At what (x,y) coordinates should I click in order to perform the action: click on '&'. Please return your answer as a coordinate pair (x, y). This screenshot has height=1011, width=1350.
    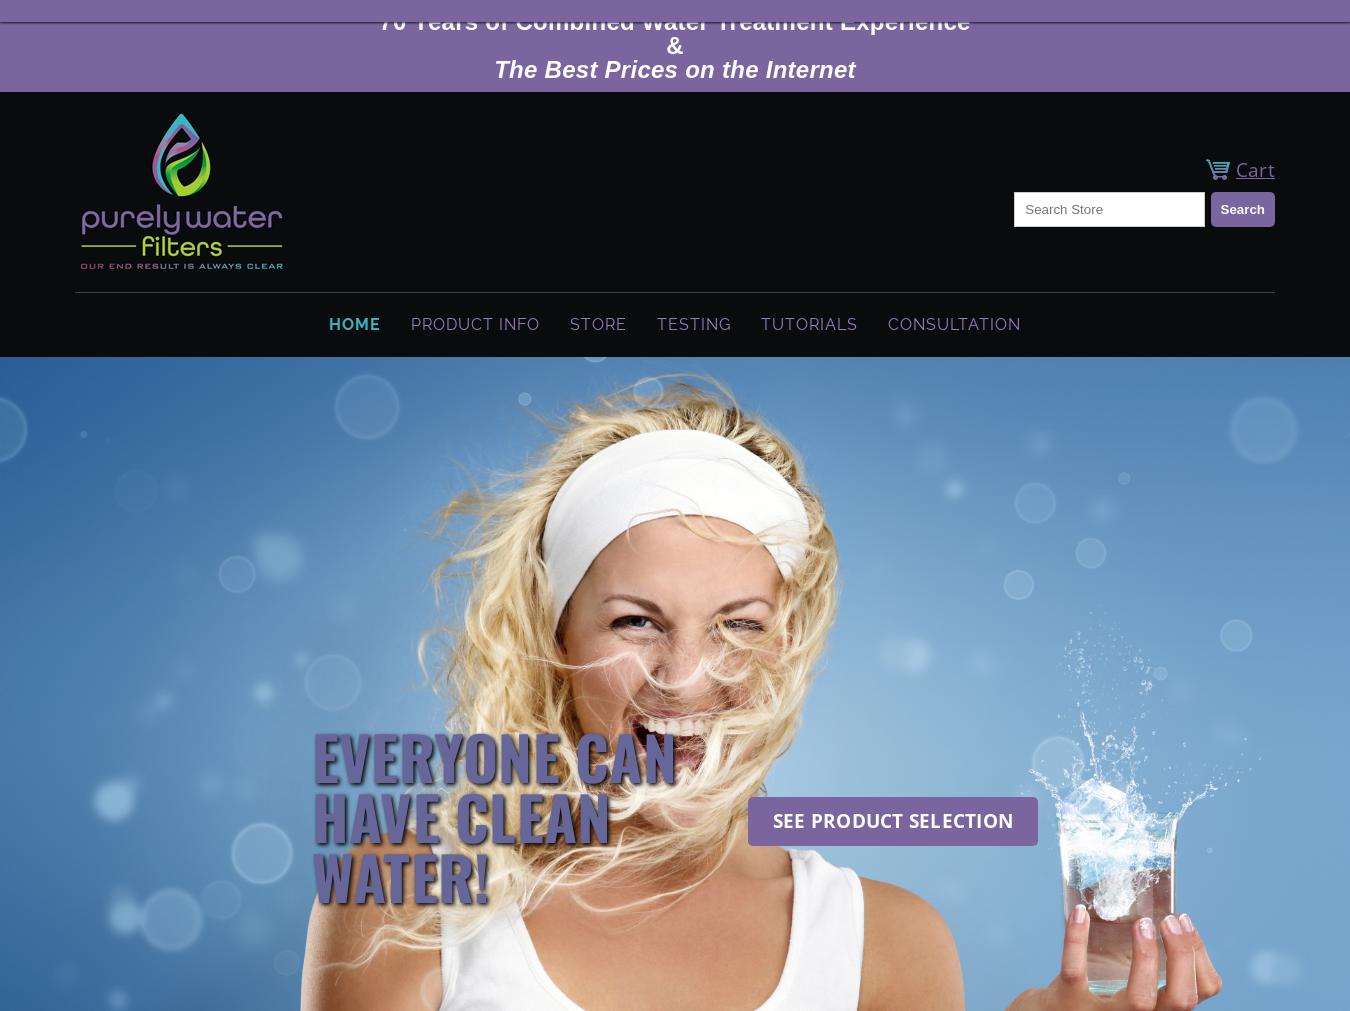
    Looking at the image, I should click on (674, 44).